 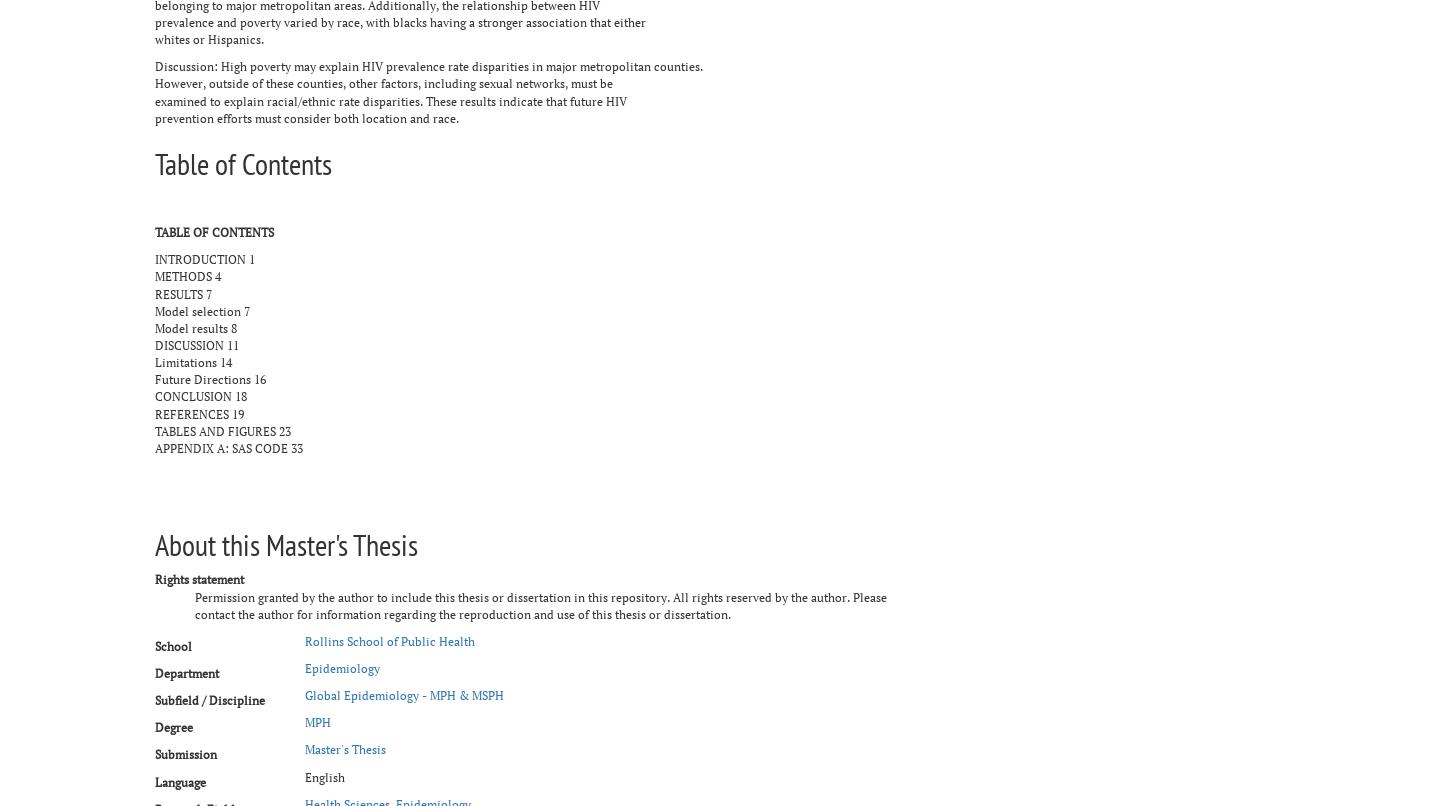 What do you see at coordinates (192, 361) in the screenshot?
I see `'Limitations 14'` at bounding box center [192, 361].